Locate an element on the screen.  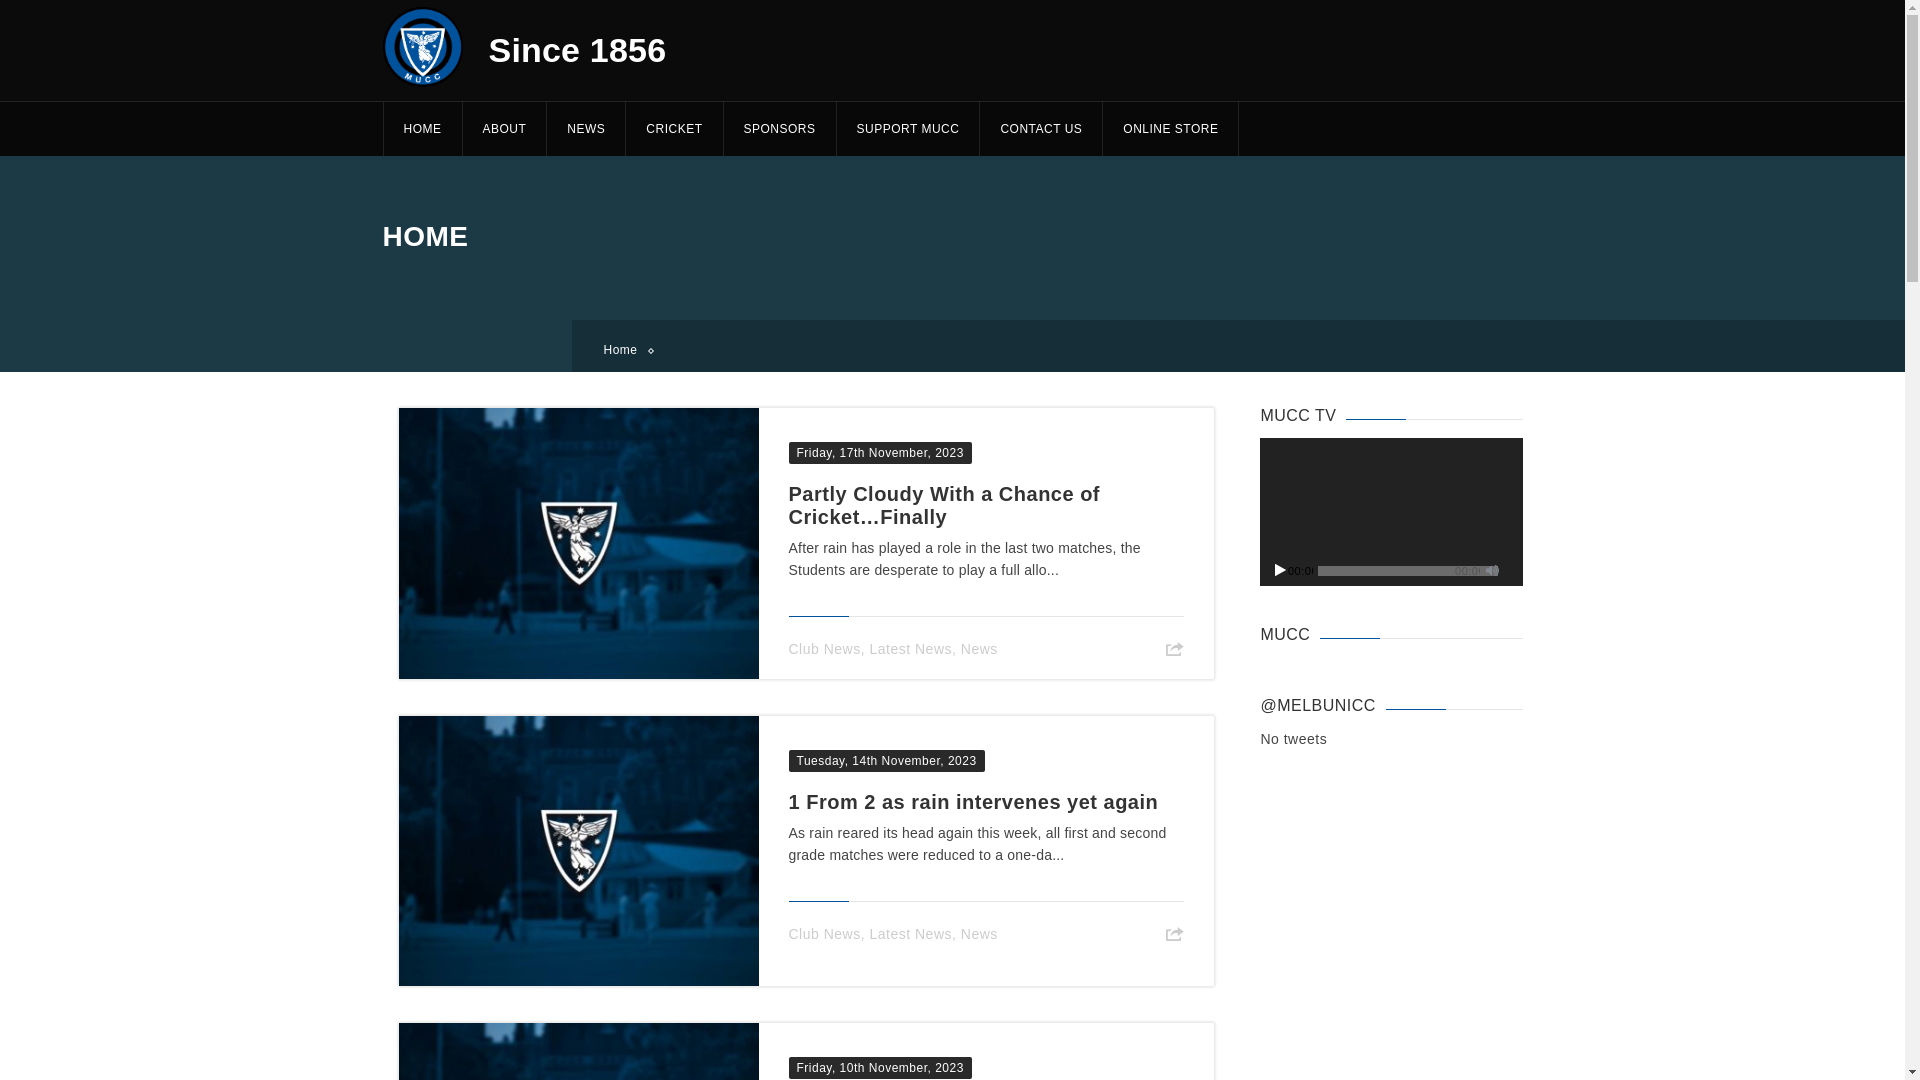
'Mute' is located at coordinates (1492, 569).